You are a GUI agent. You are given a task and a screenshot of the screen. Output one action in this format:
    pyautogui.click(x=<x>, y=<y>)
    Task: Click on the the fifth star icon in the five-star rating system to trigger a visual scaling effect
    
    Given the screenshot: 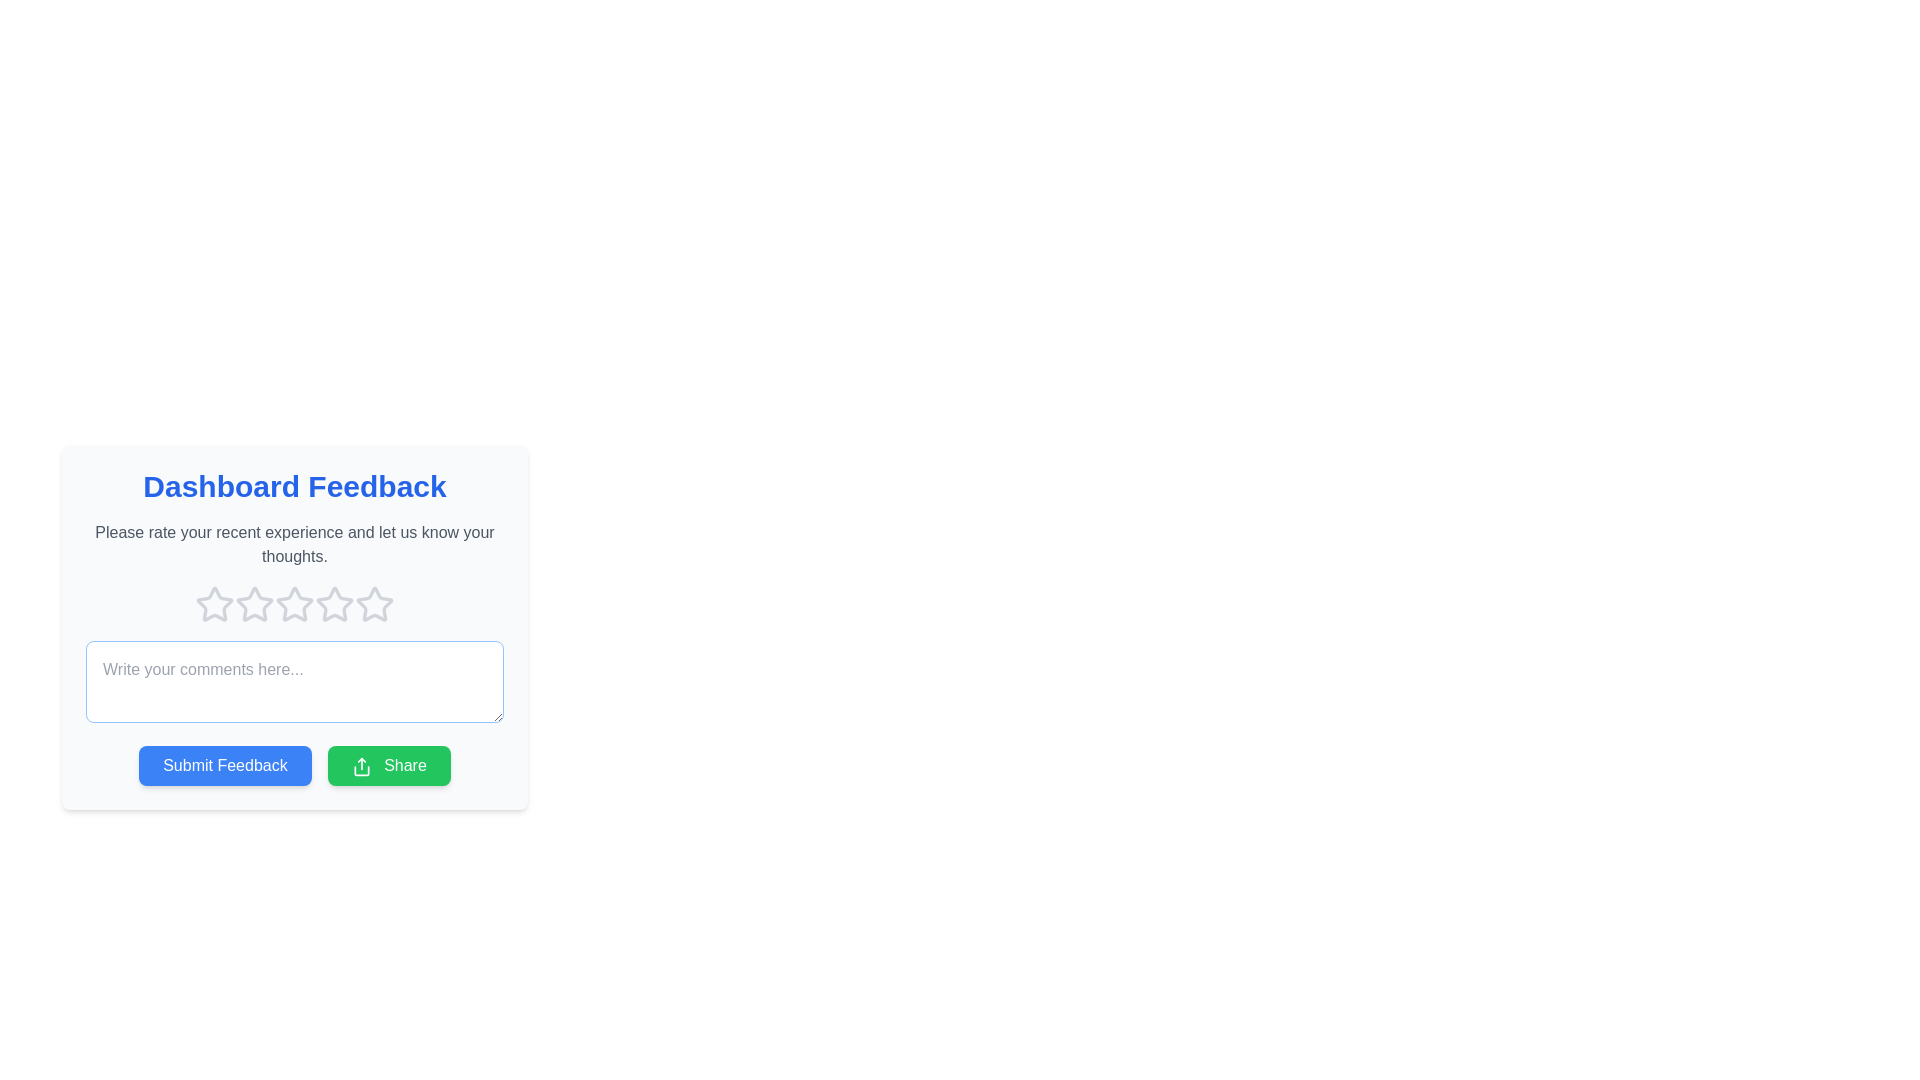 What is the action you would take?
    pyautogui.click(x=374, y=604)
    